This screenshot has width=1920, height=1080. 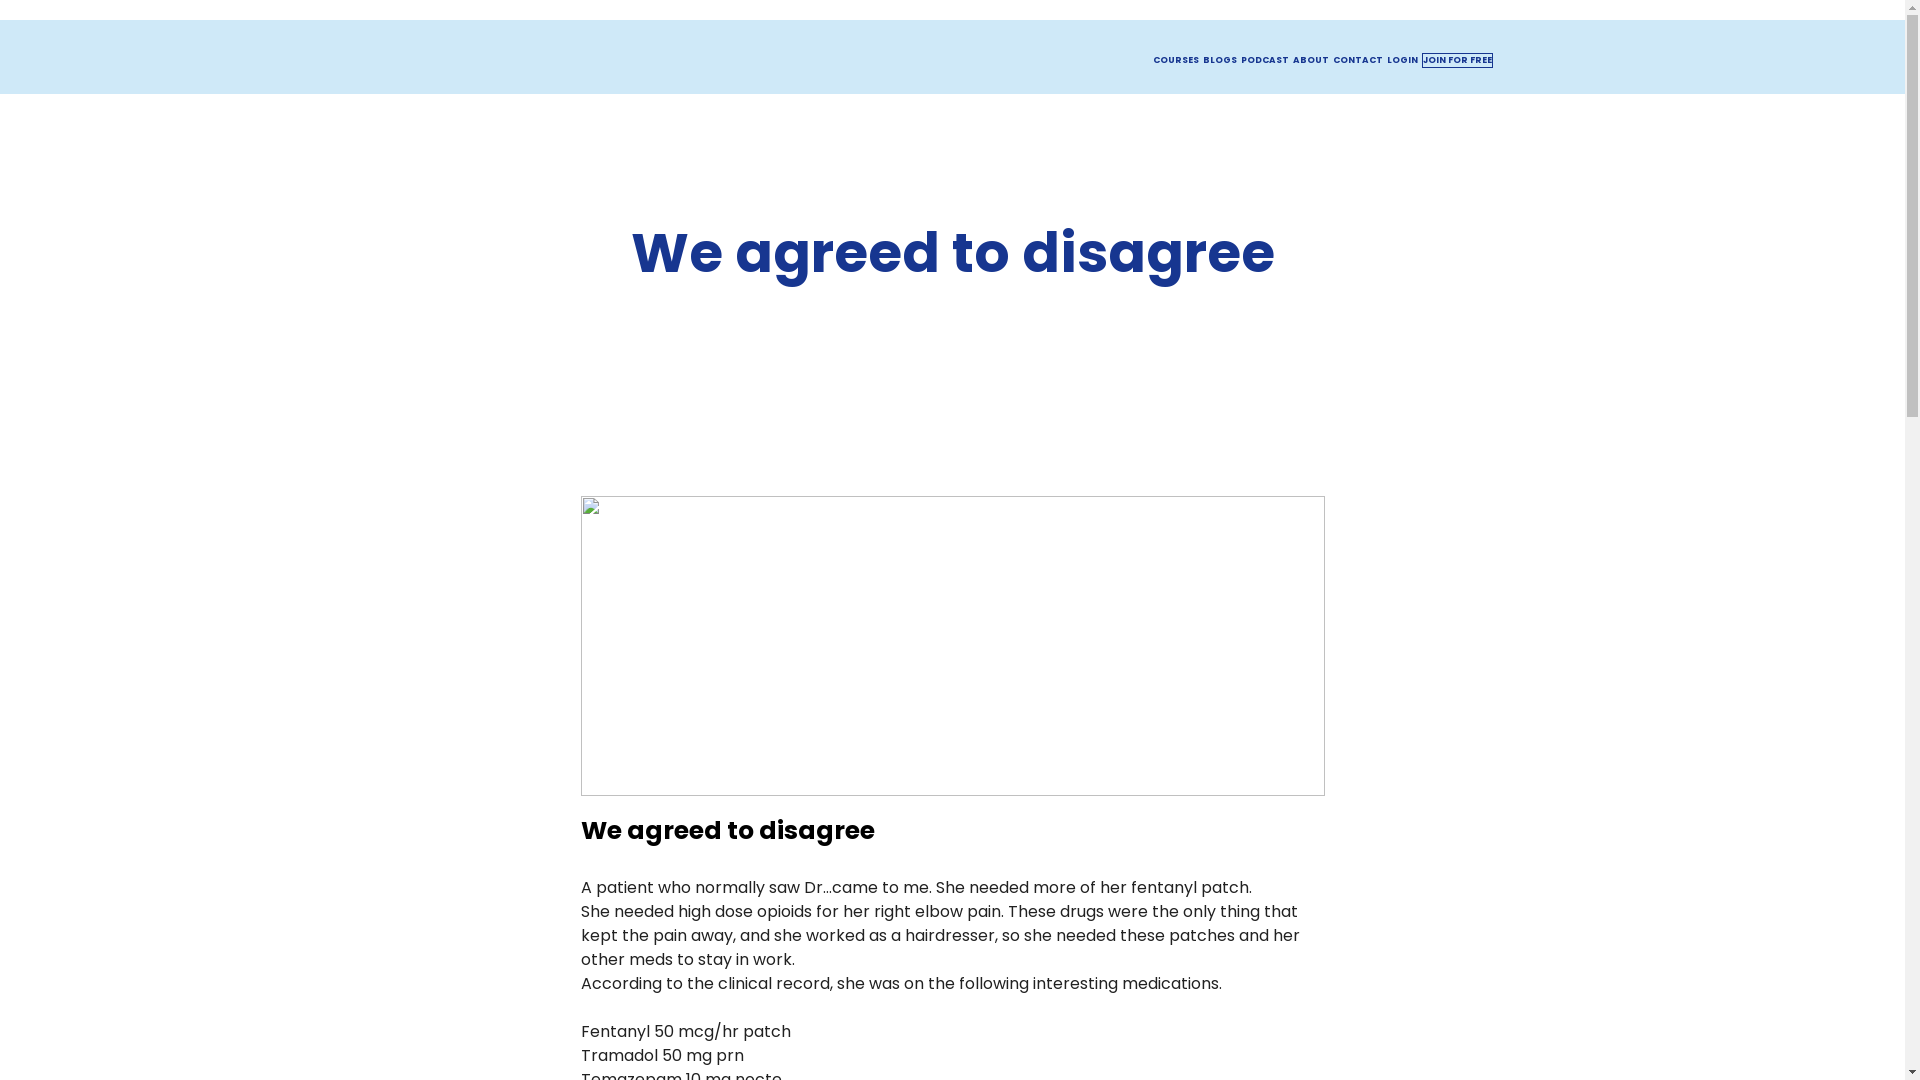 What do you see at coordinates (1357, 59) in the screenshot?
I see `'CONTACT'` at bounding box center [1357, 59].